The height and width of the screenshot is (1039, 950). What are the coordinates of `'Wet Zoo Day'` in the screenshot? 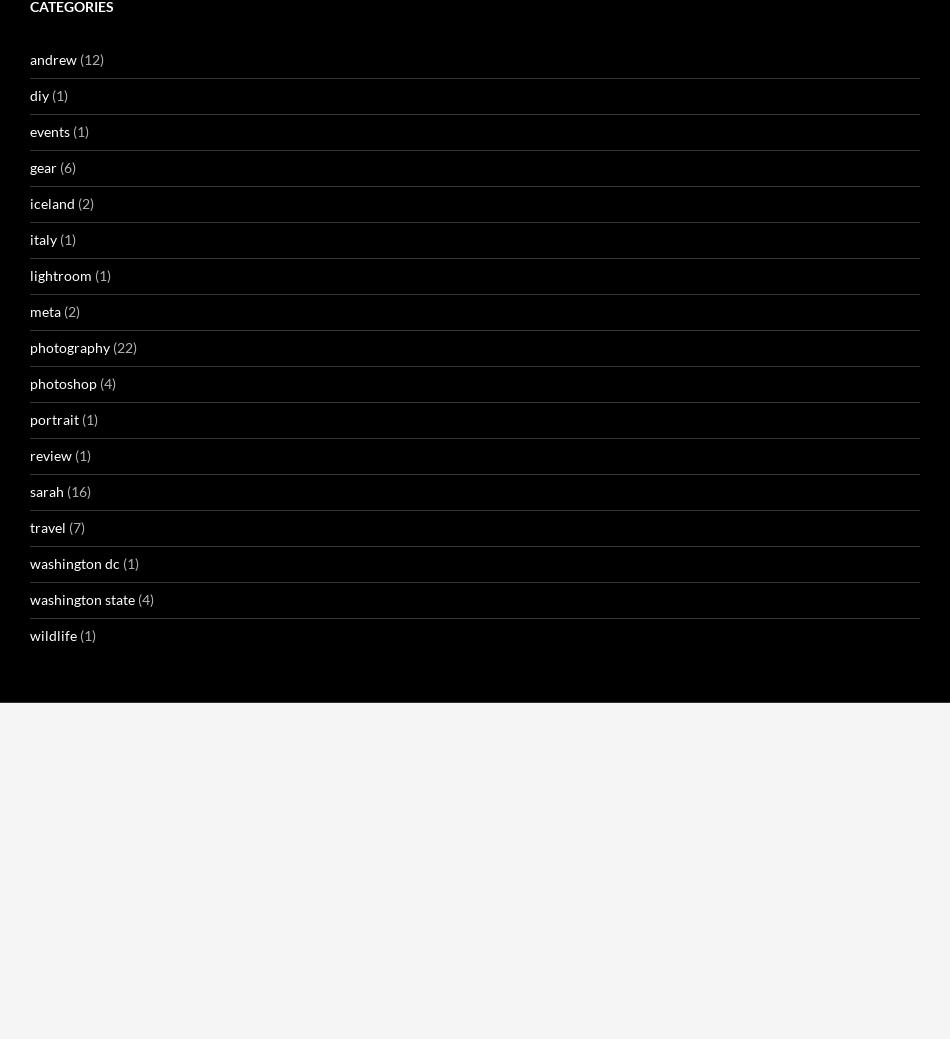 It's located at (346, 961).